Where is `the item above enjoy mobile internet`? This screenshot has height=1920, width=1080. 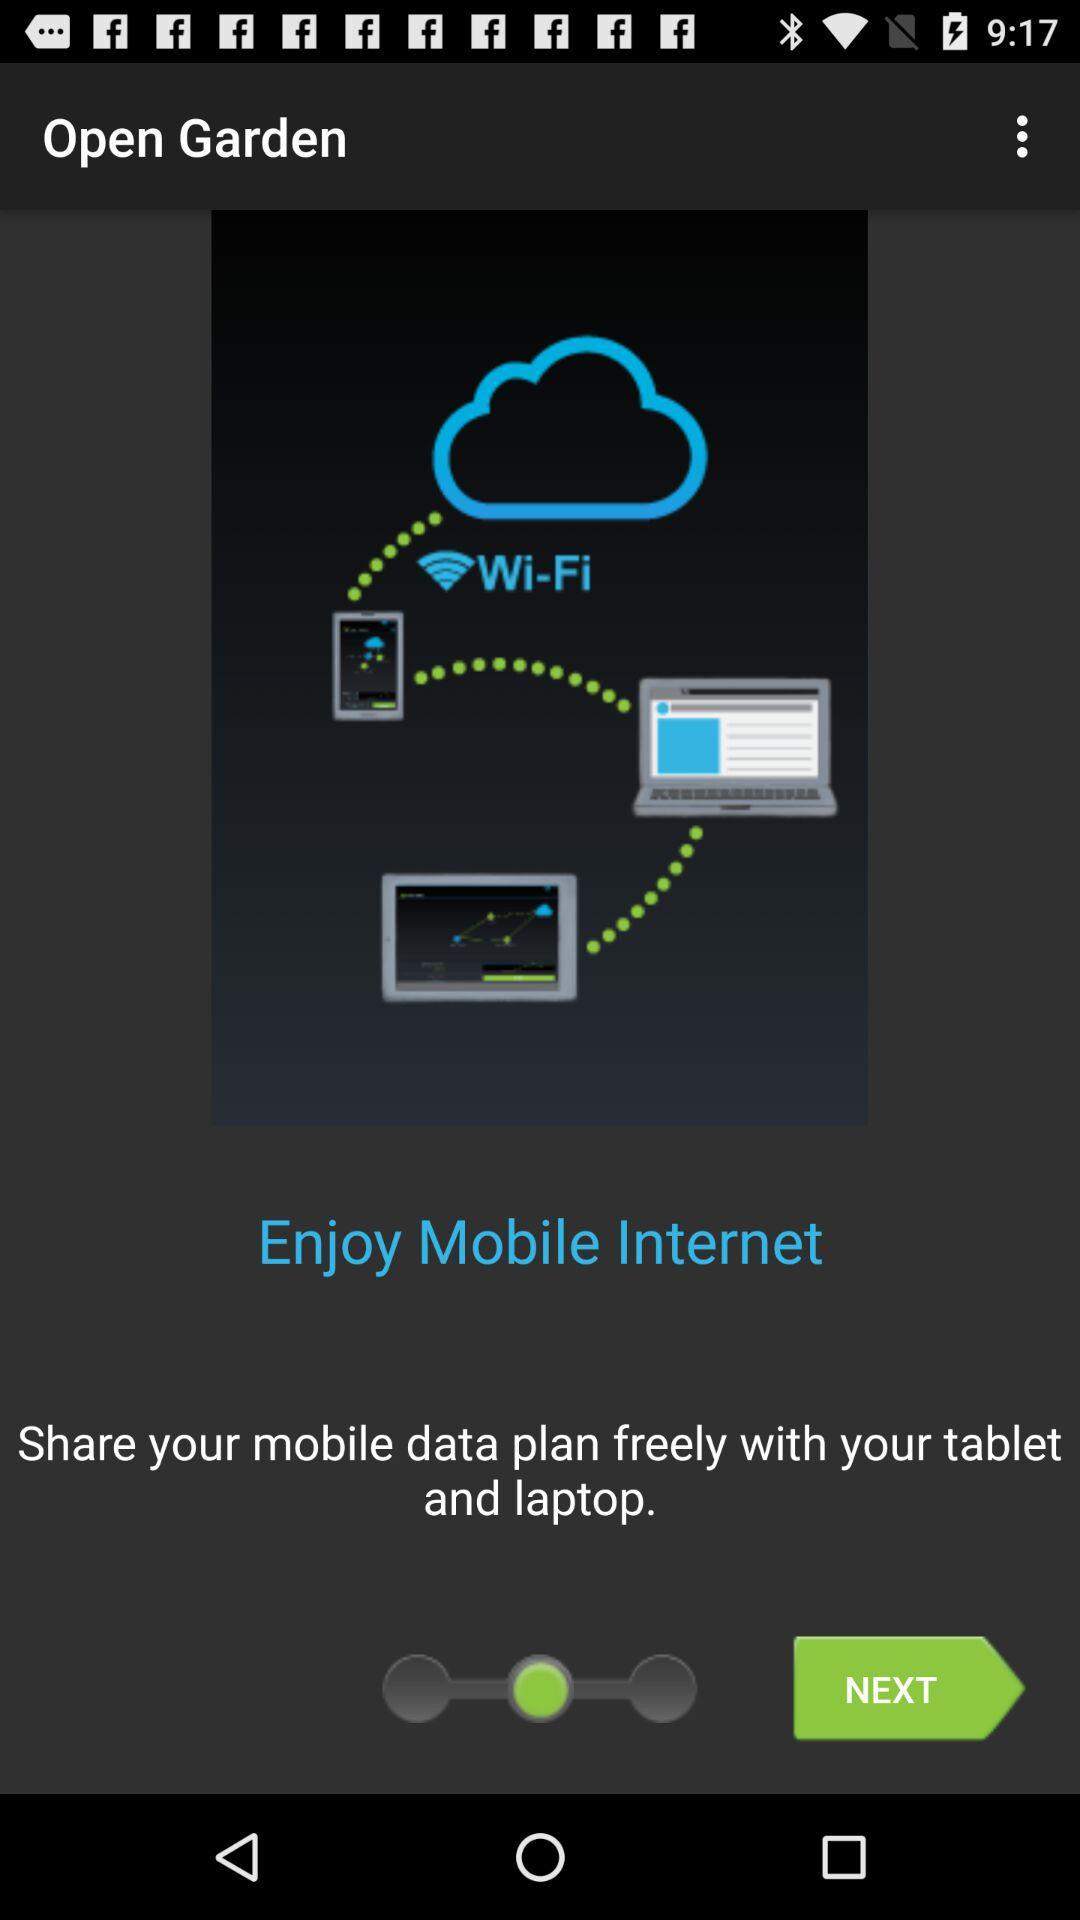
the item above enjoy mobile internet is located at coordinates (1027, 135).